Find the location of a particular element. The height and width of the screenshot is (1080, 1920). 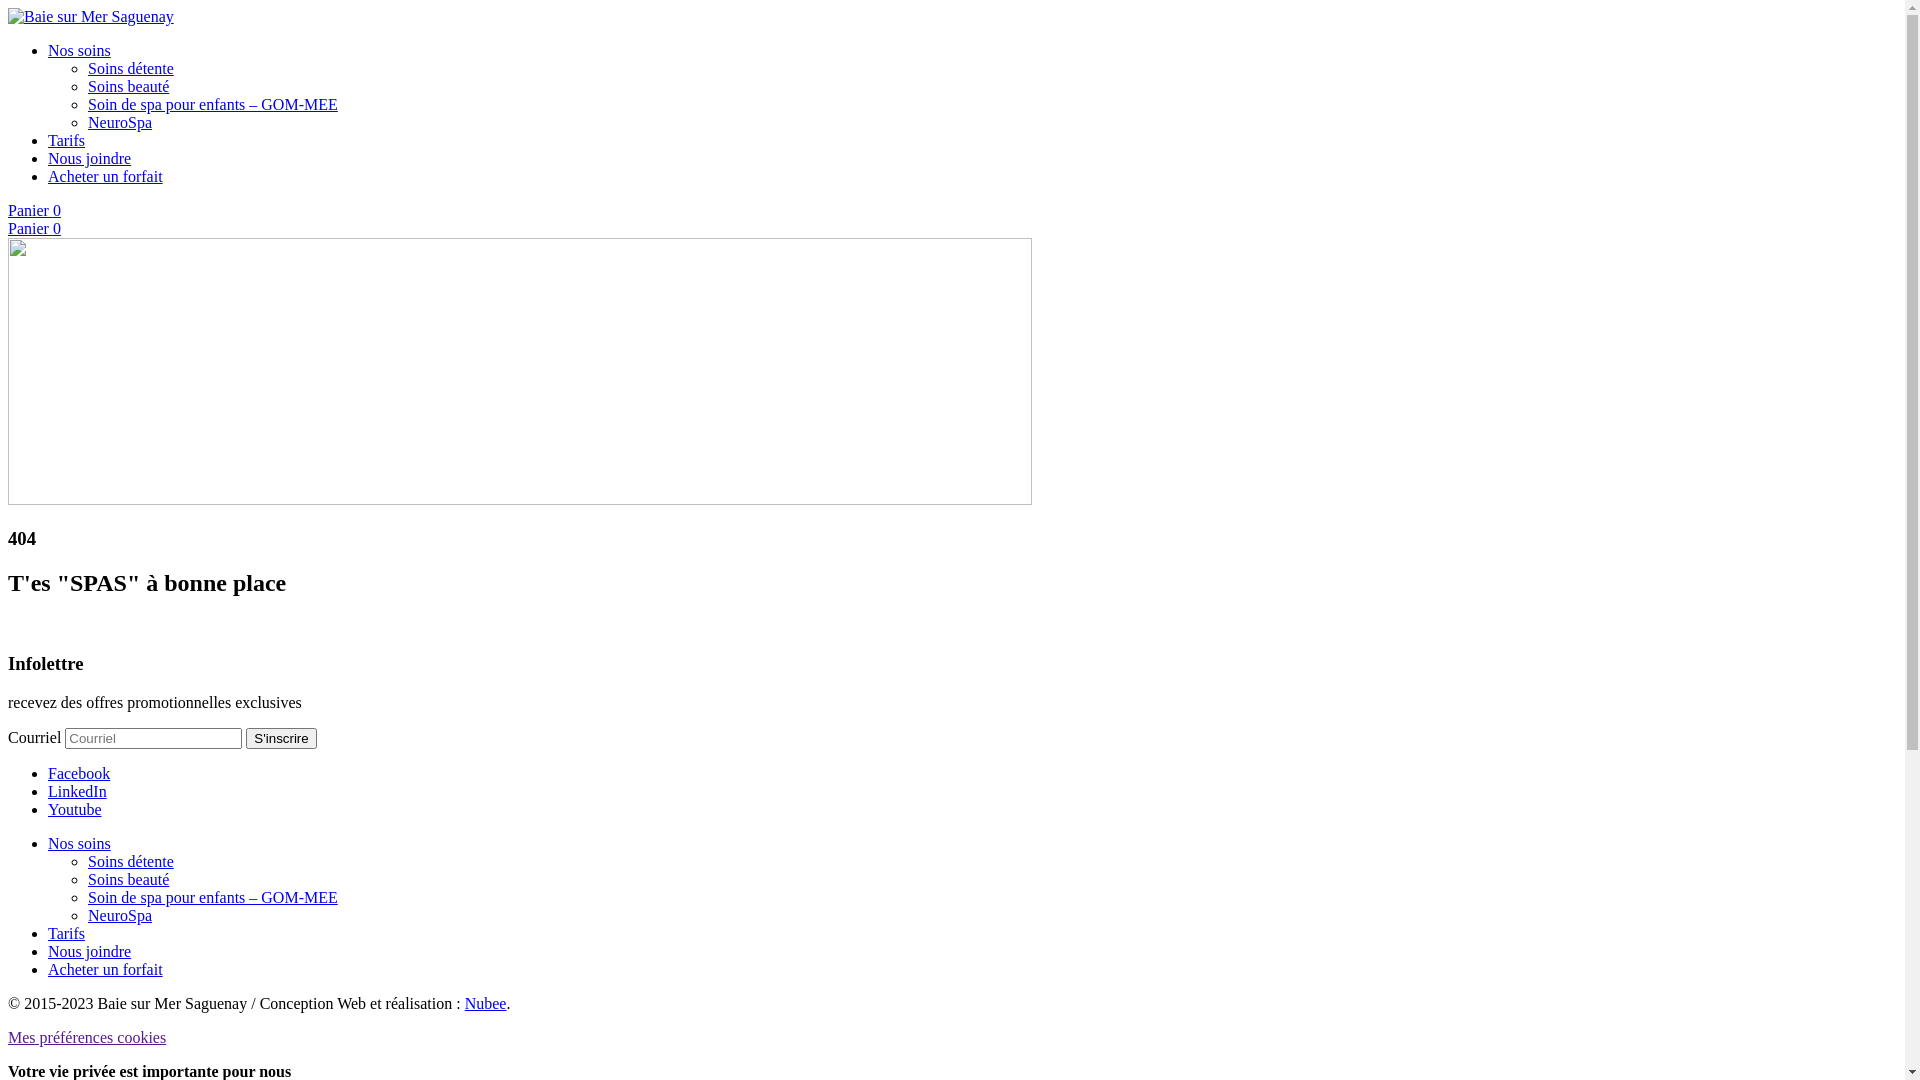

'Facebook' is located at coordinates (78, 772).